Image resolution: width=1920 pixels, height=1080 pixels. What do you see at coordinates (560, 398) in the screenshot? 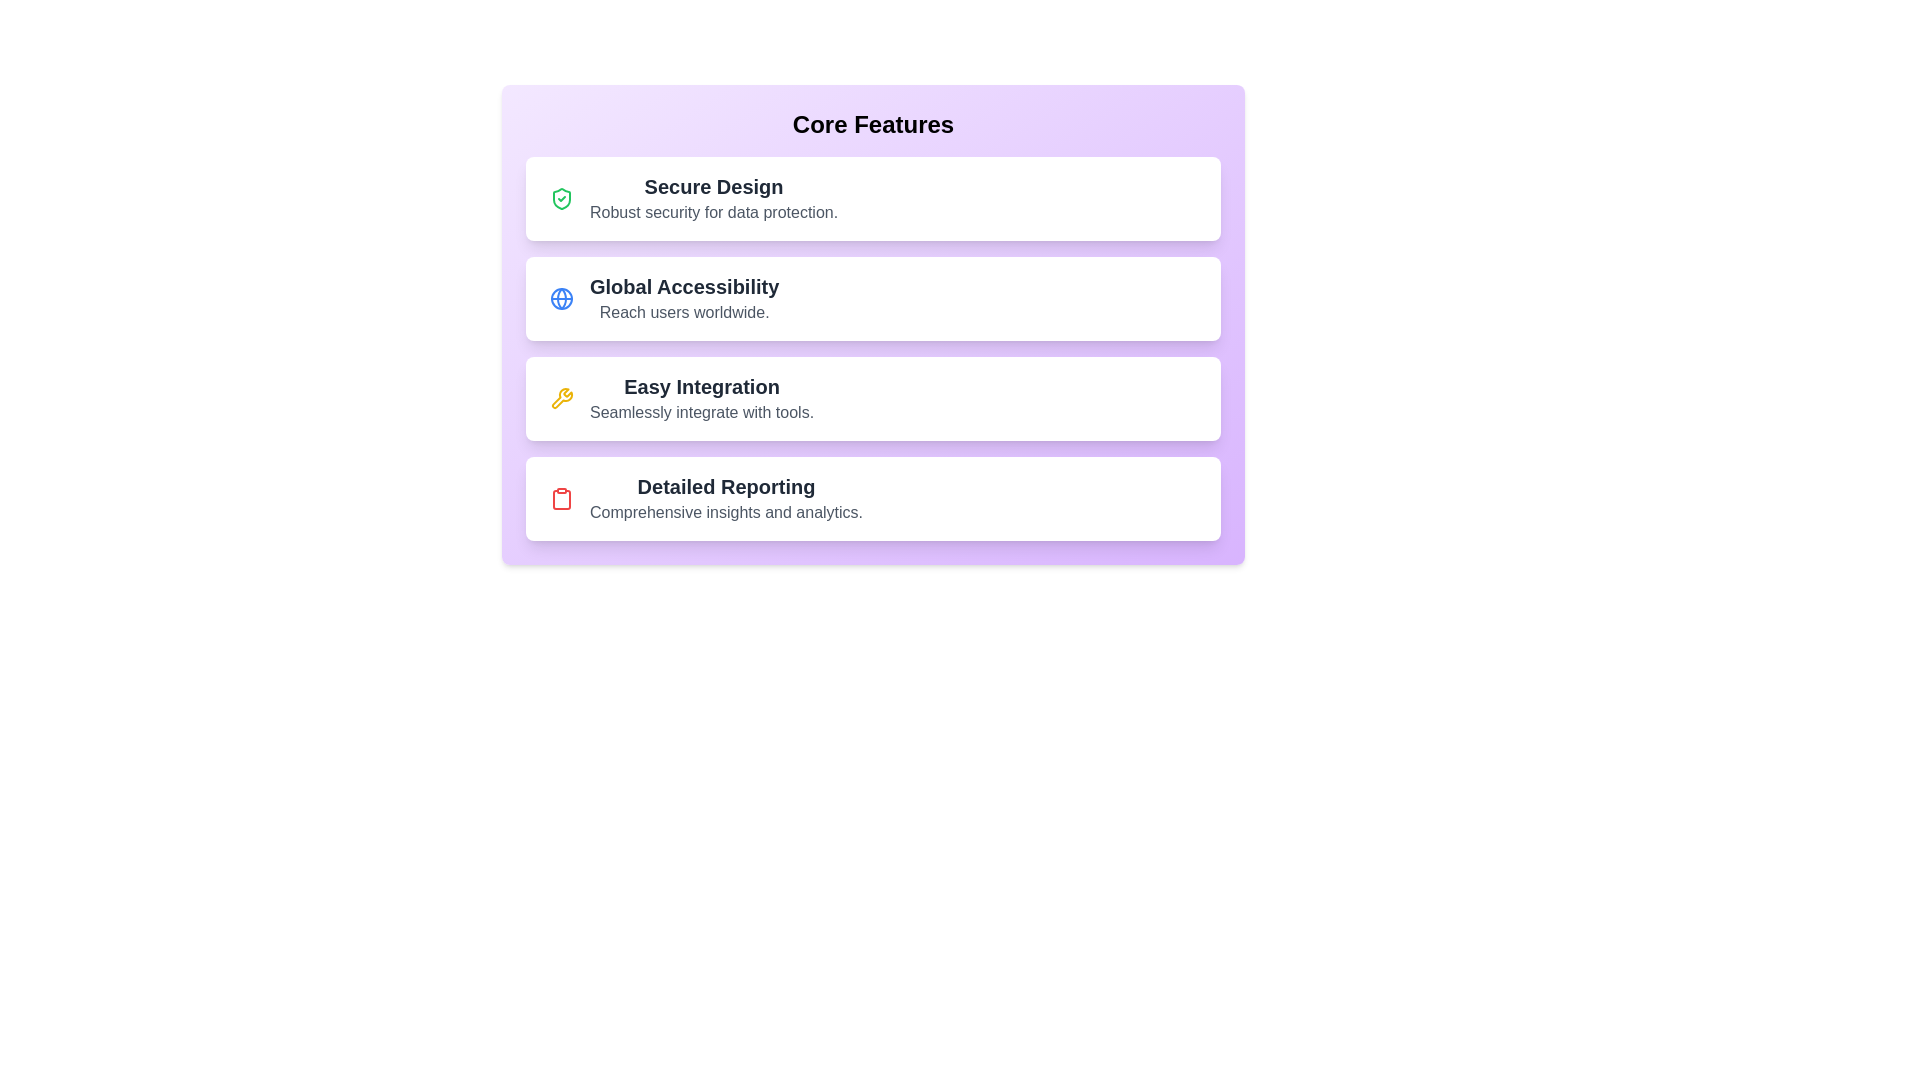
I see `the icon for Easy Integration to display additional information` at bounding box center [560, 398].